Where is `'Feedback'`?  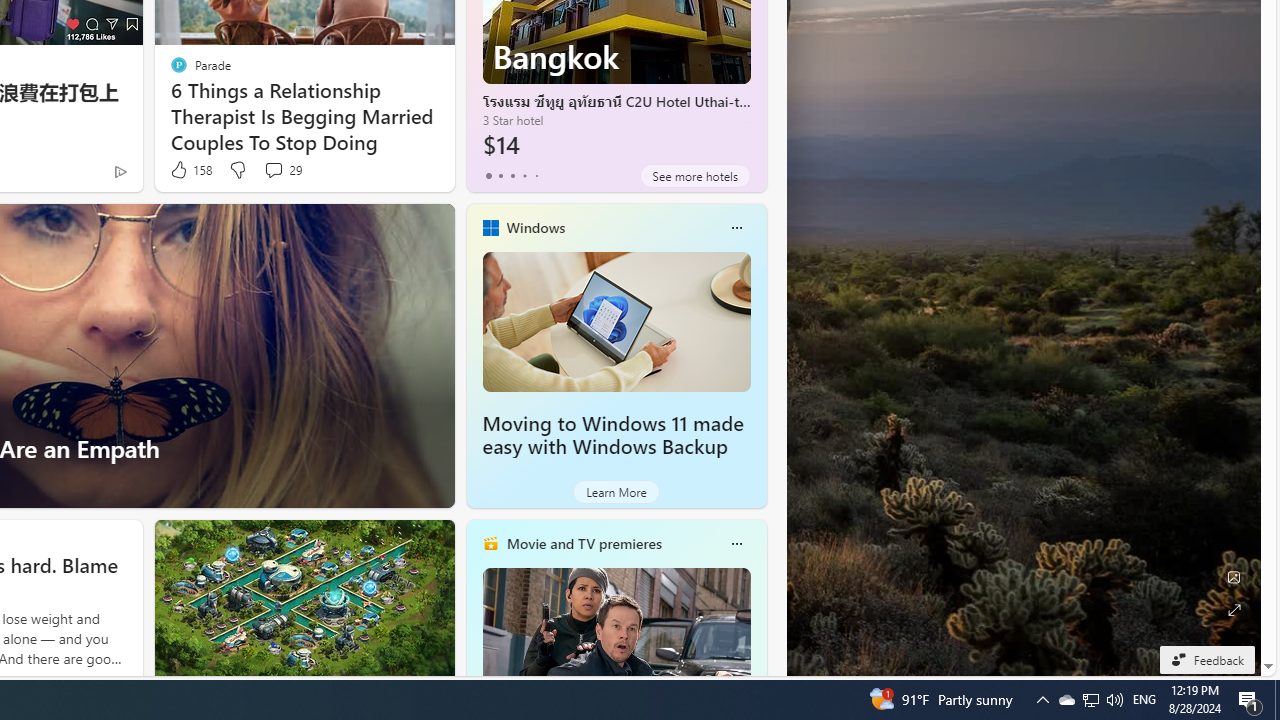
'Feedback' is located at coordinates (1205, 659).